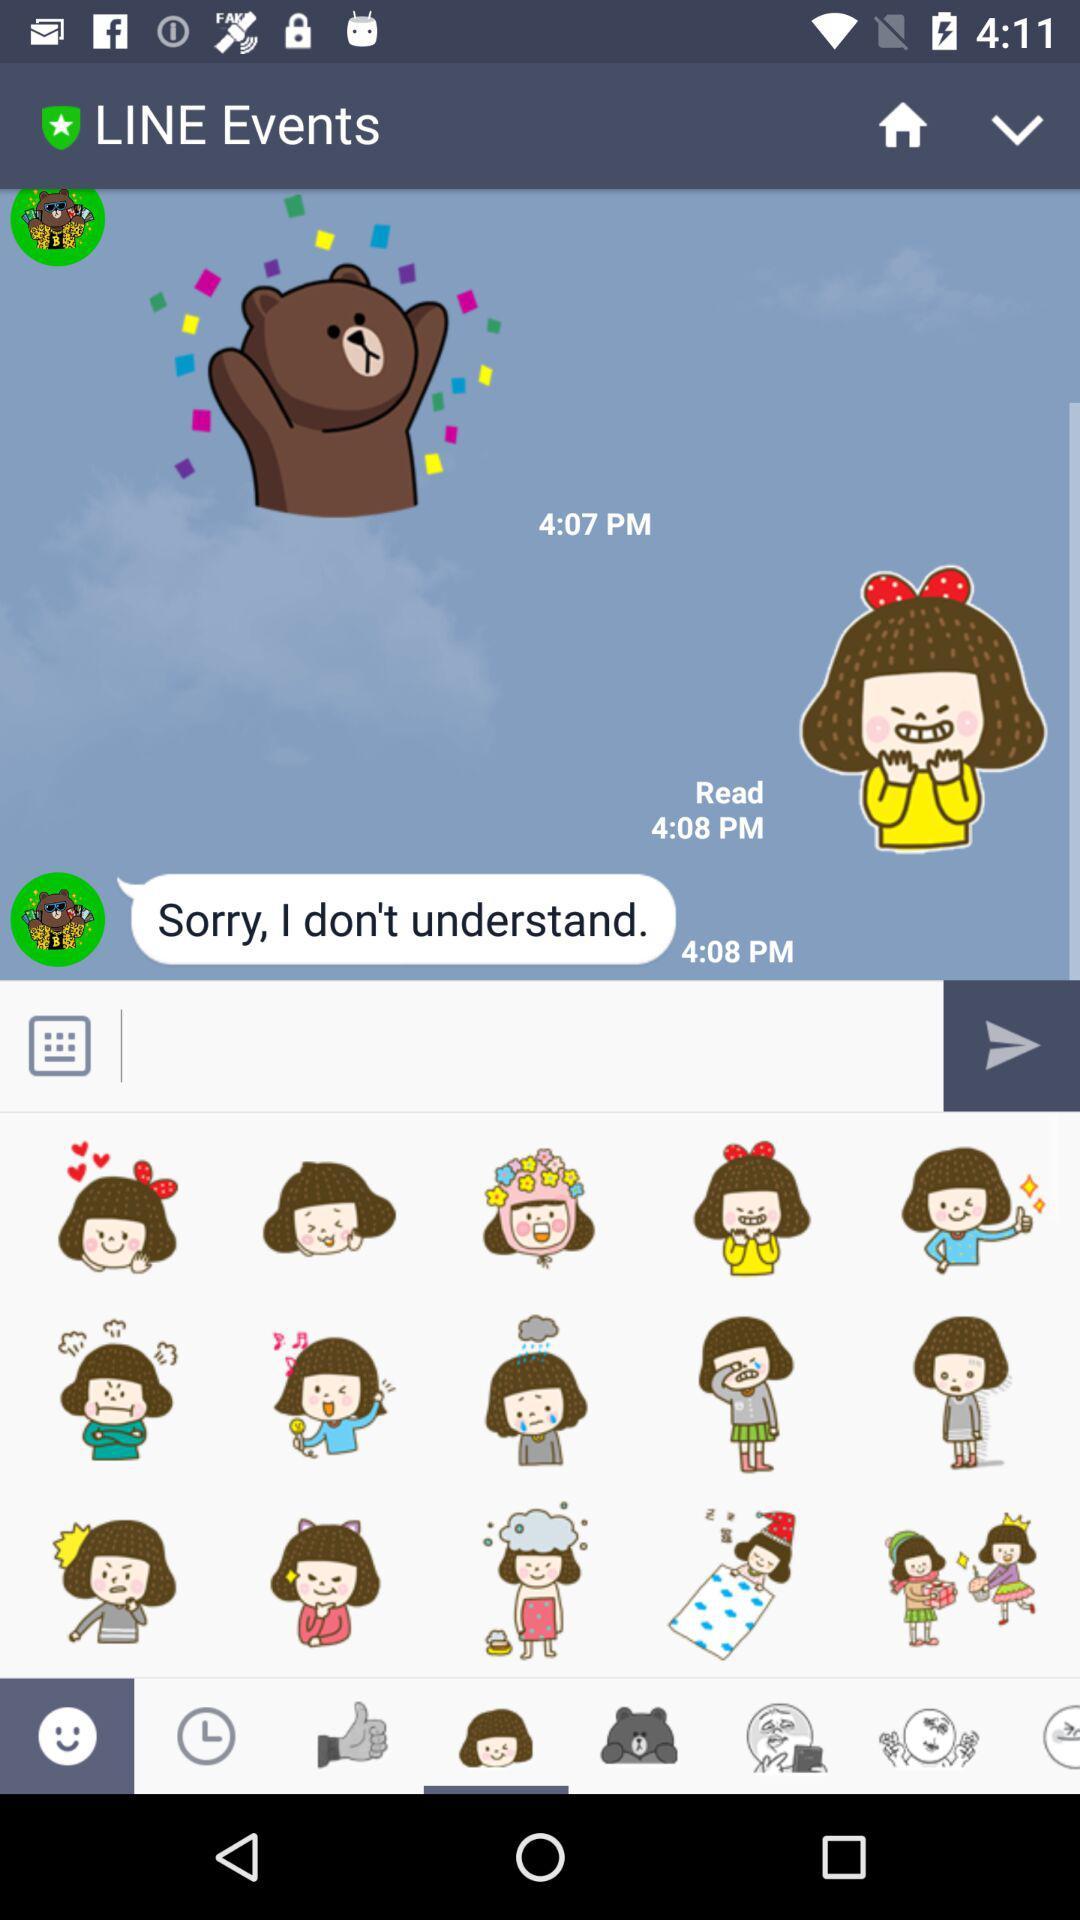  What do you see at coordinates (66, 1735) in the screenshot?
I see `the emoji icon` at bounding box center [66, 1735].